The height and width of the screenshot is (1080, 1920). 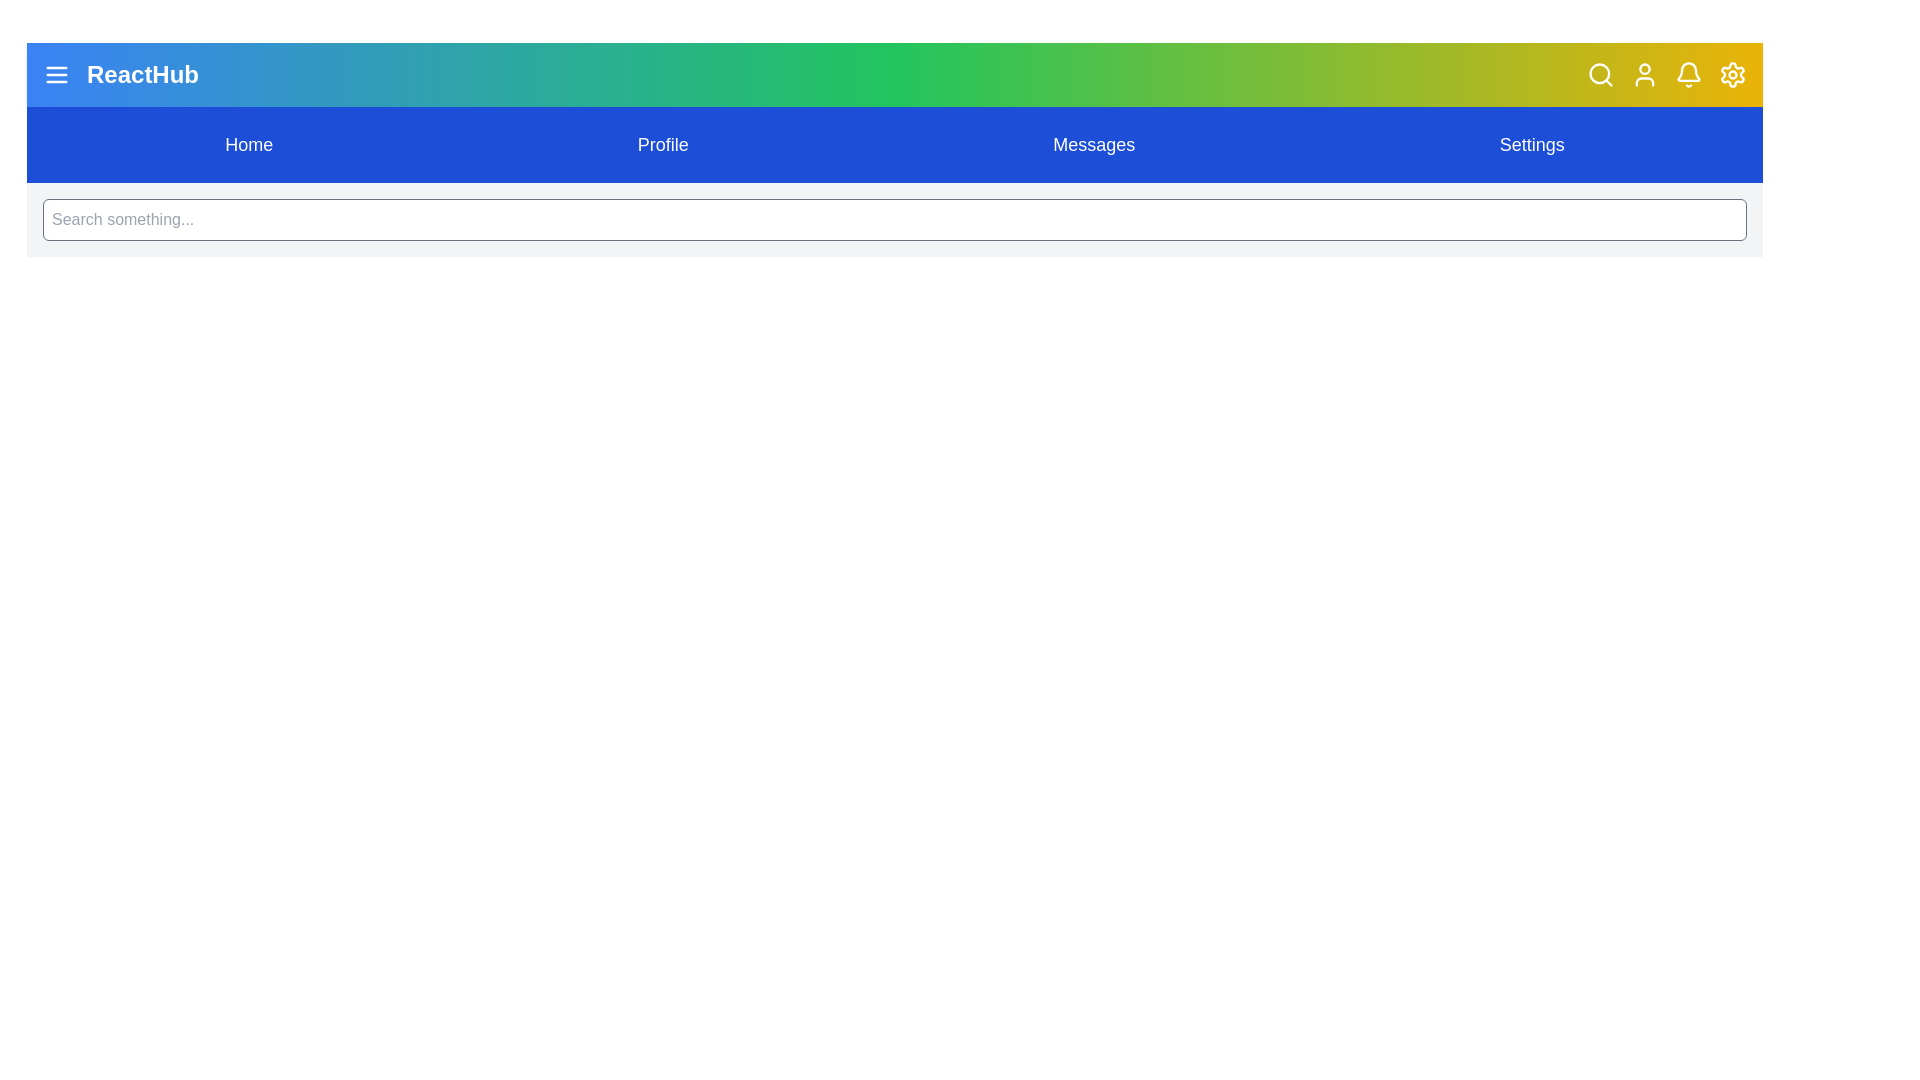 I want to click on the Profile navigation menu item, so click(x=662, y=144).